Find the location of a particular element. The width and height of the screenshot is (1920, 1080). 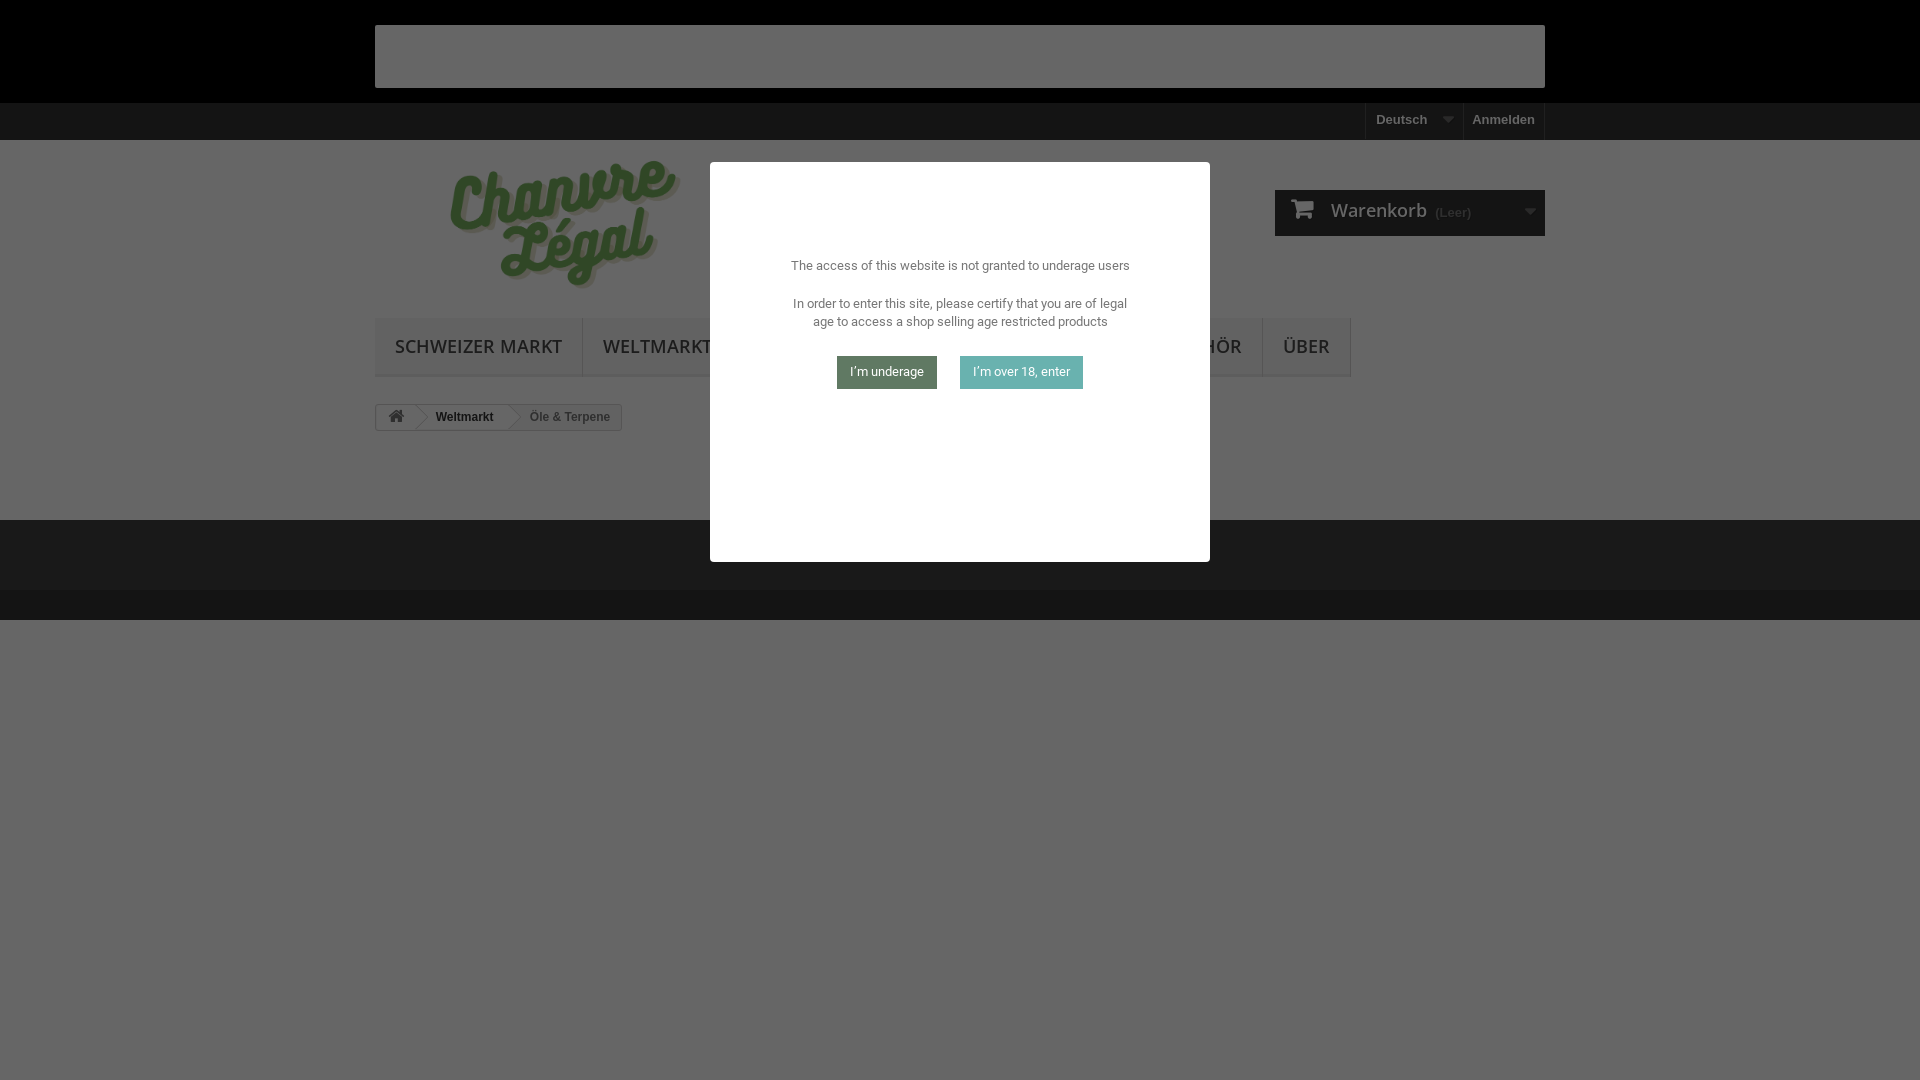

'Weltmarkt' is located at coordinates (412, 415).